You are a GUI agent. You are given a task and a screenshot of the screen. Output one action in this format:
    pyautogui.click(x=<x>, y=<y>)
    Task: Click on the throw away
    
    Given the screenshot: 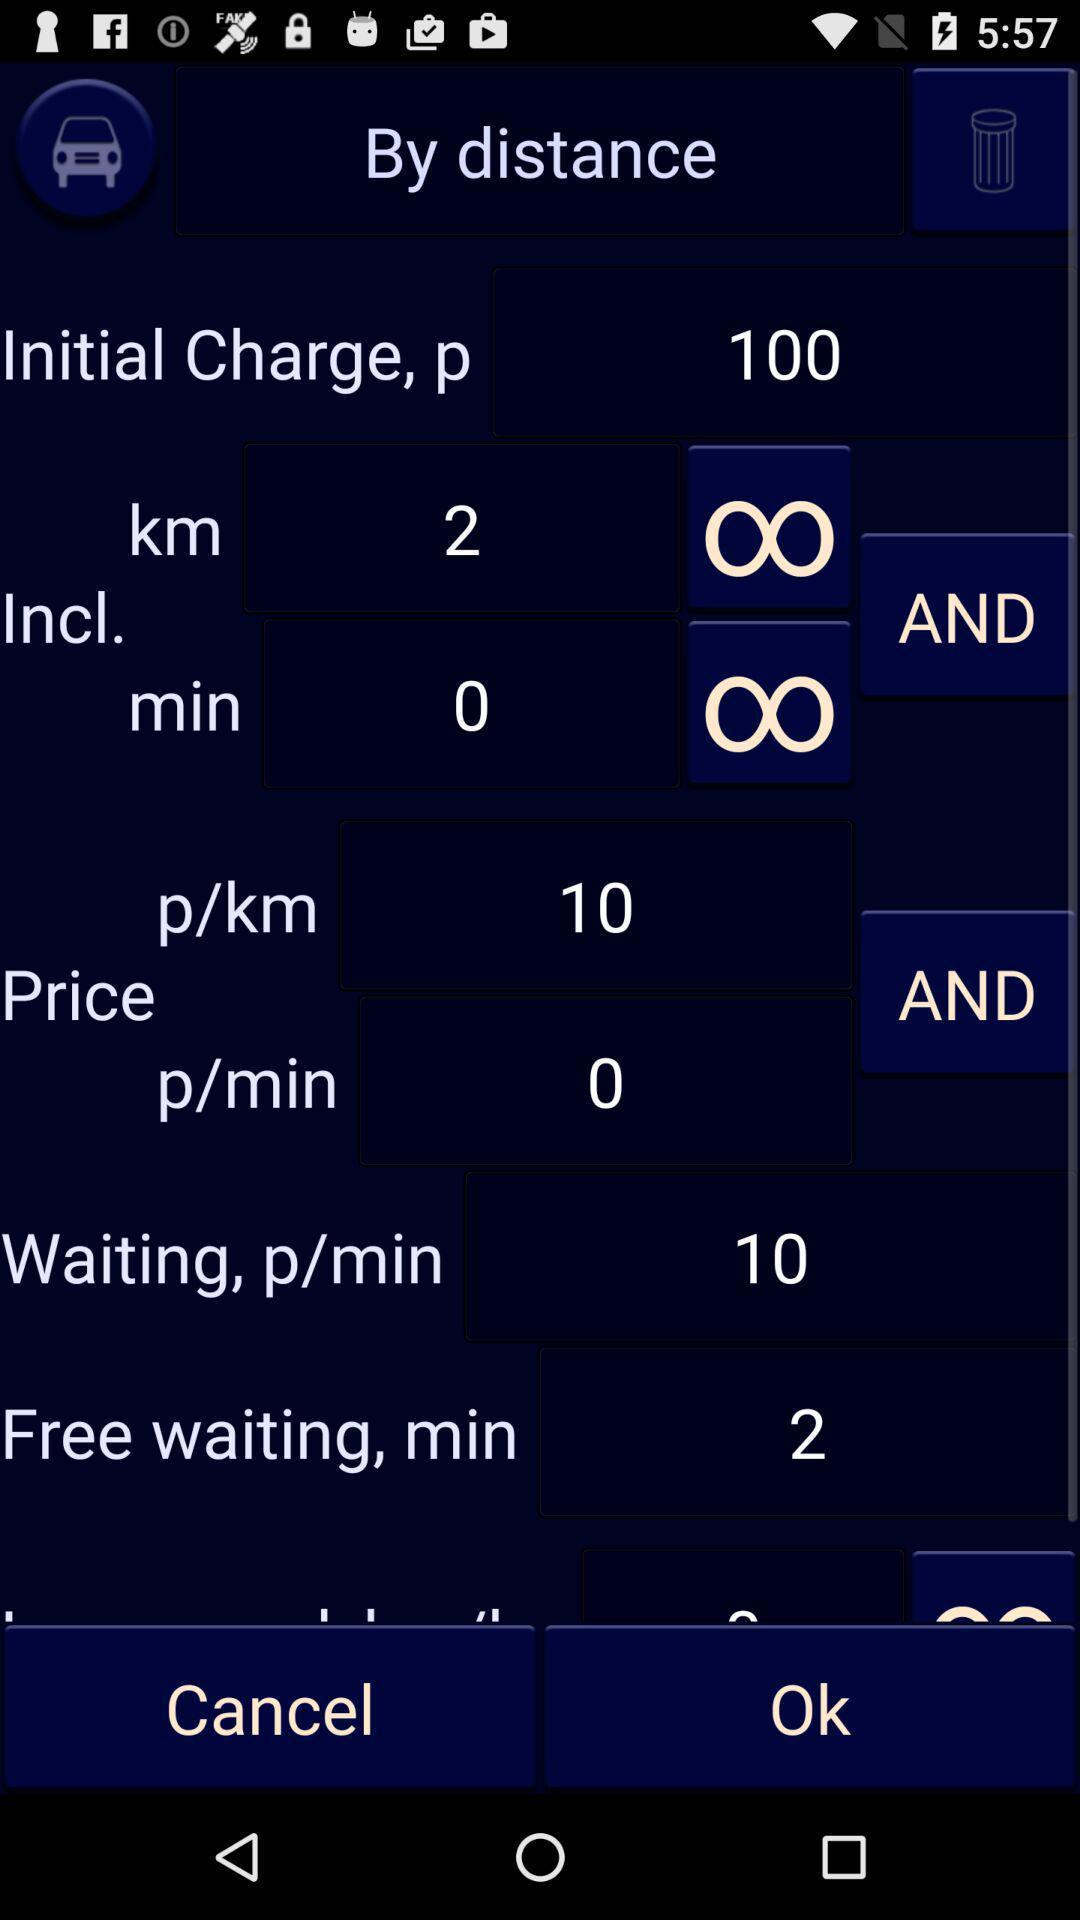 What is the action you would take?
    pyautogui.click(x=993, y=149)
    